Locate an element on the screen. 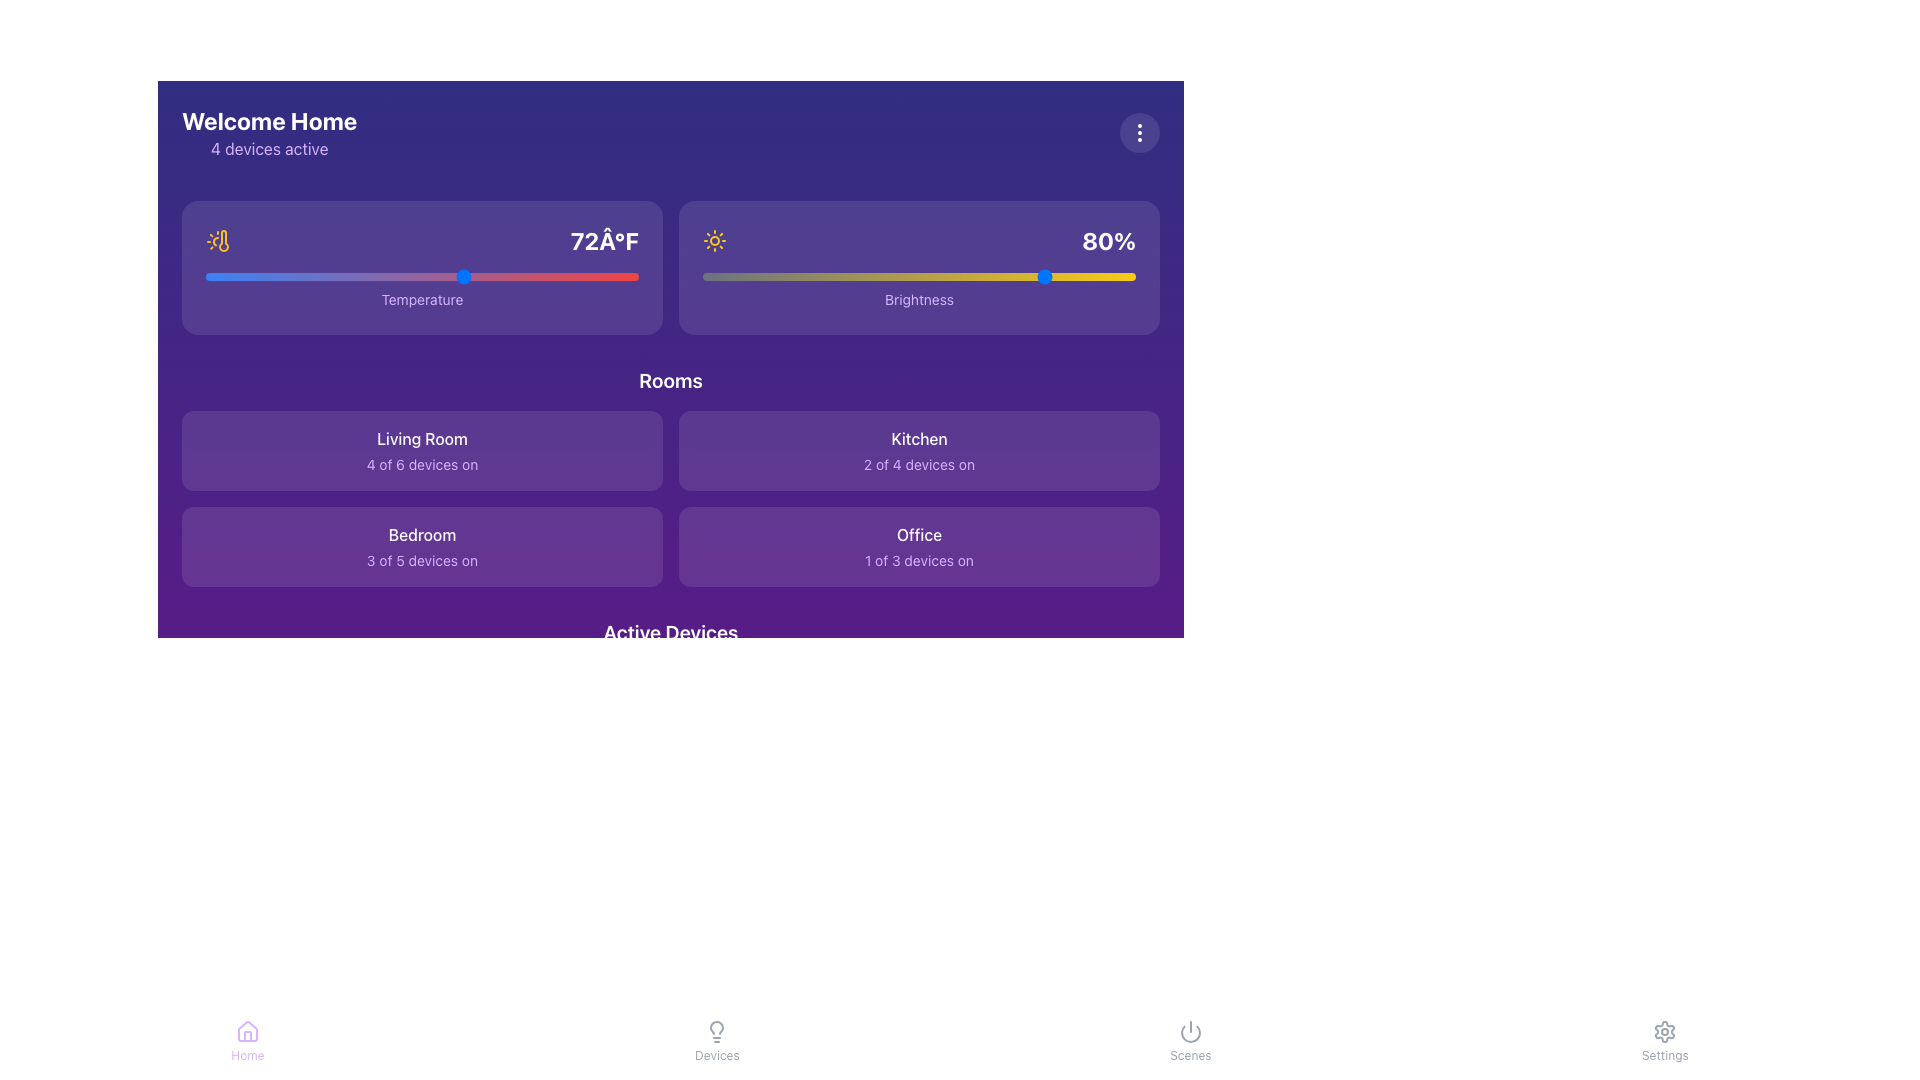  the 'Scenes' button, which is the third button in the navigation bar at the bottom of the interface is located at coordinates (1190, 1040).